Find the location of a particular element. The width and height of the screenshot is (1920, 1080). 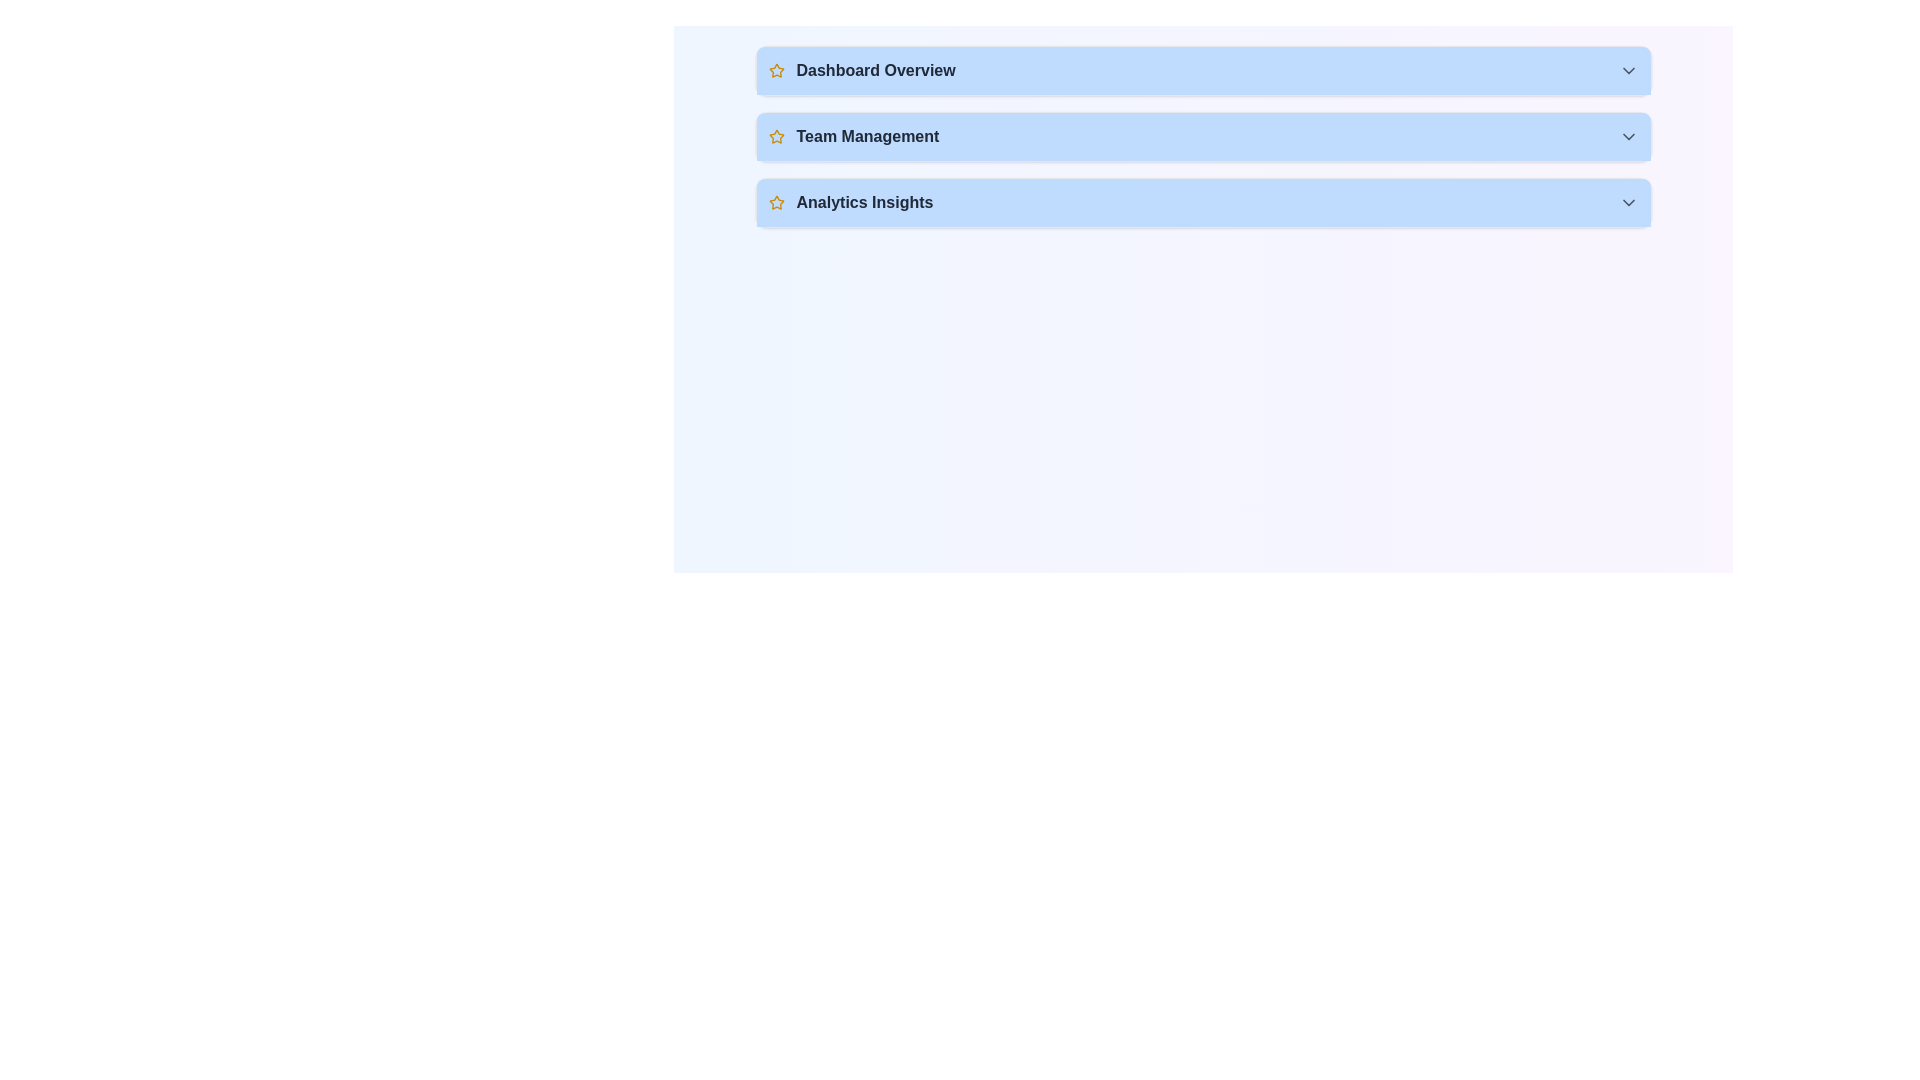

the 'Analytics Insights' text label with a yellow star icon is located at coordinates (850, 203).